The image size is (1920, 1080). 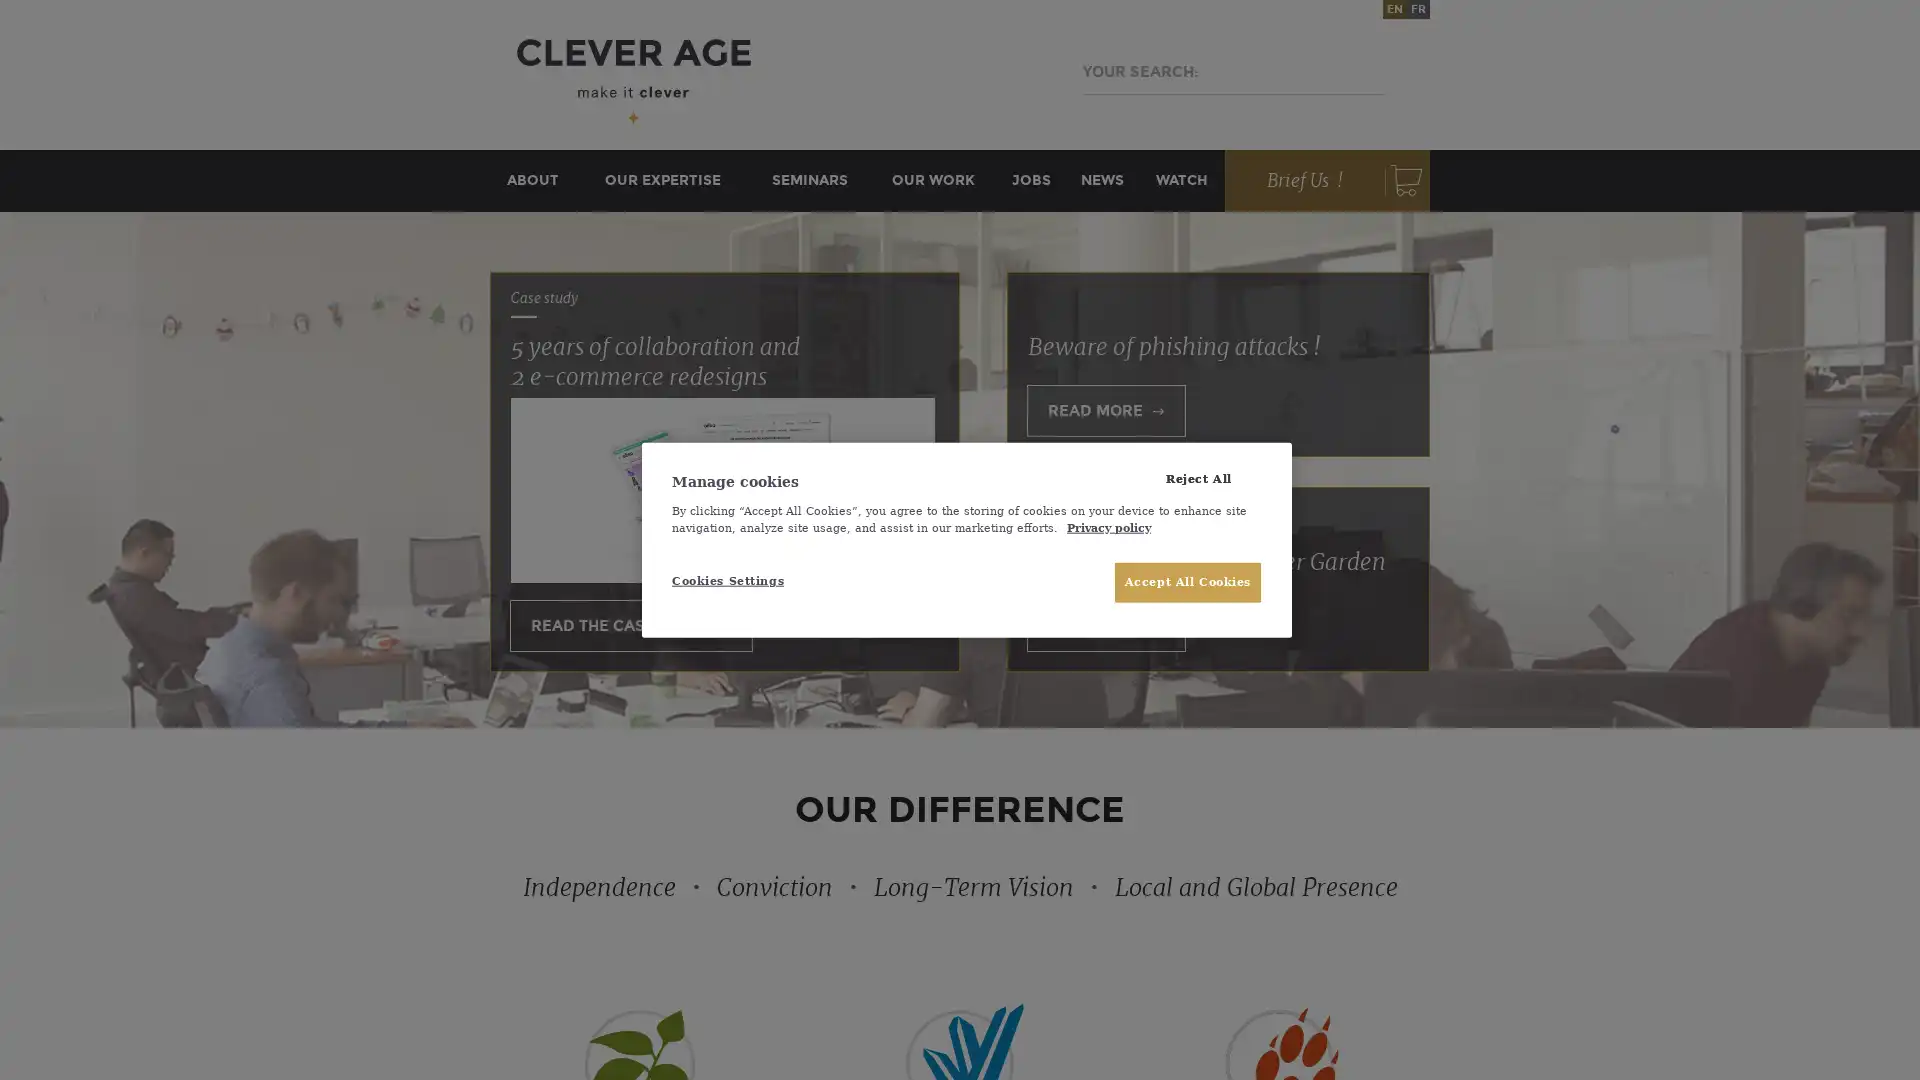 What do you see at coordinates (1198, 478) in the screenshot?
I see `Reject All` at bounding box center [1198, 478].